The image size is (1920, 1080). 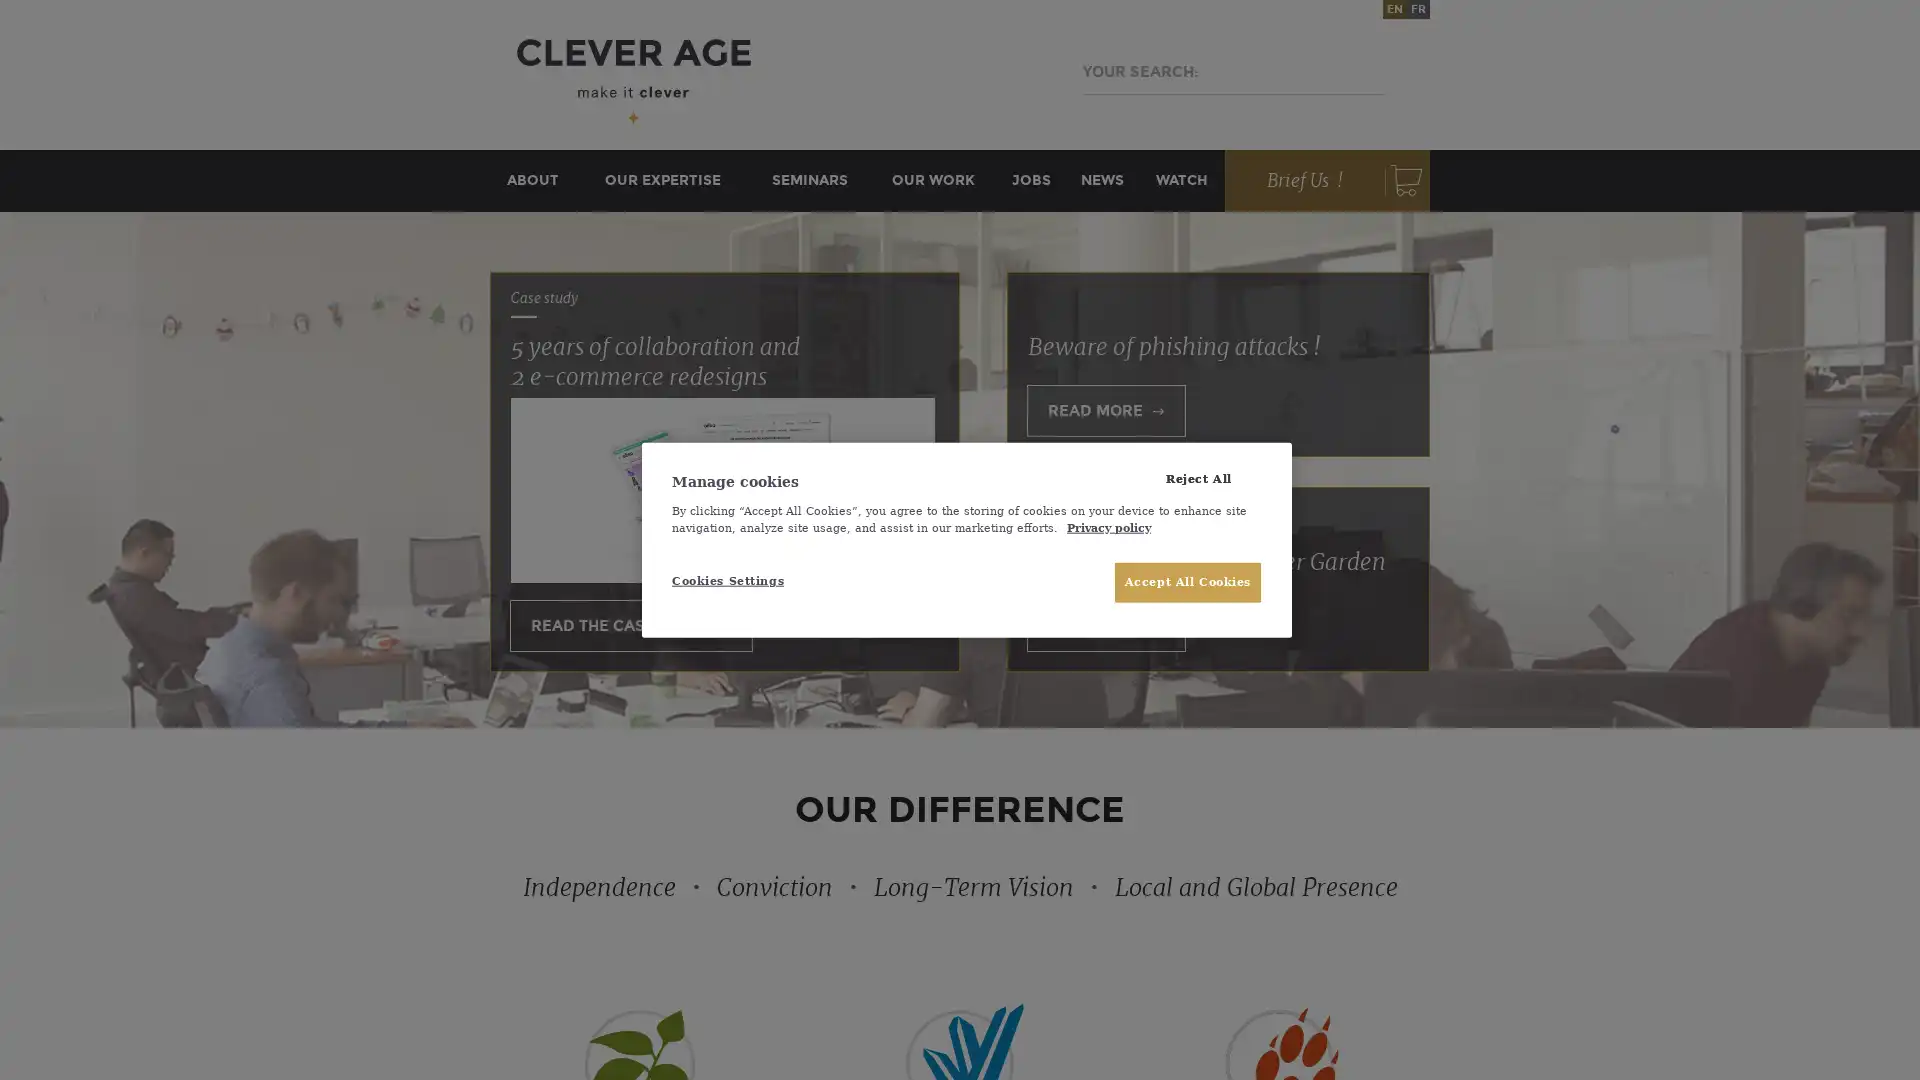 What do you see at coordinates (1198, 478) in the screenshot?
I see `Reject All` at bounding box center [1198, 478].